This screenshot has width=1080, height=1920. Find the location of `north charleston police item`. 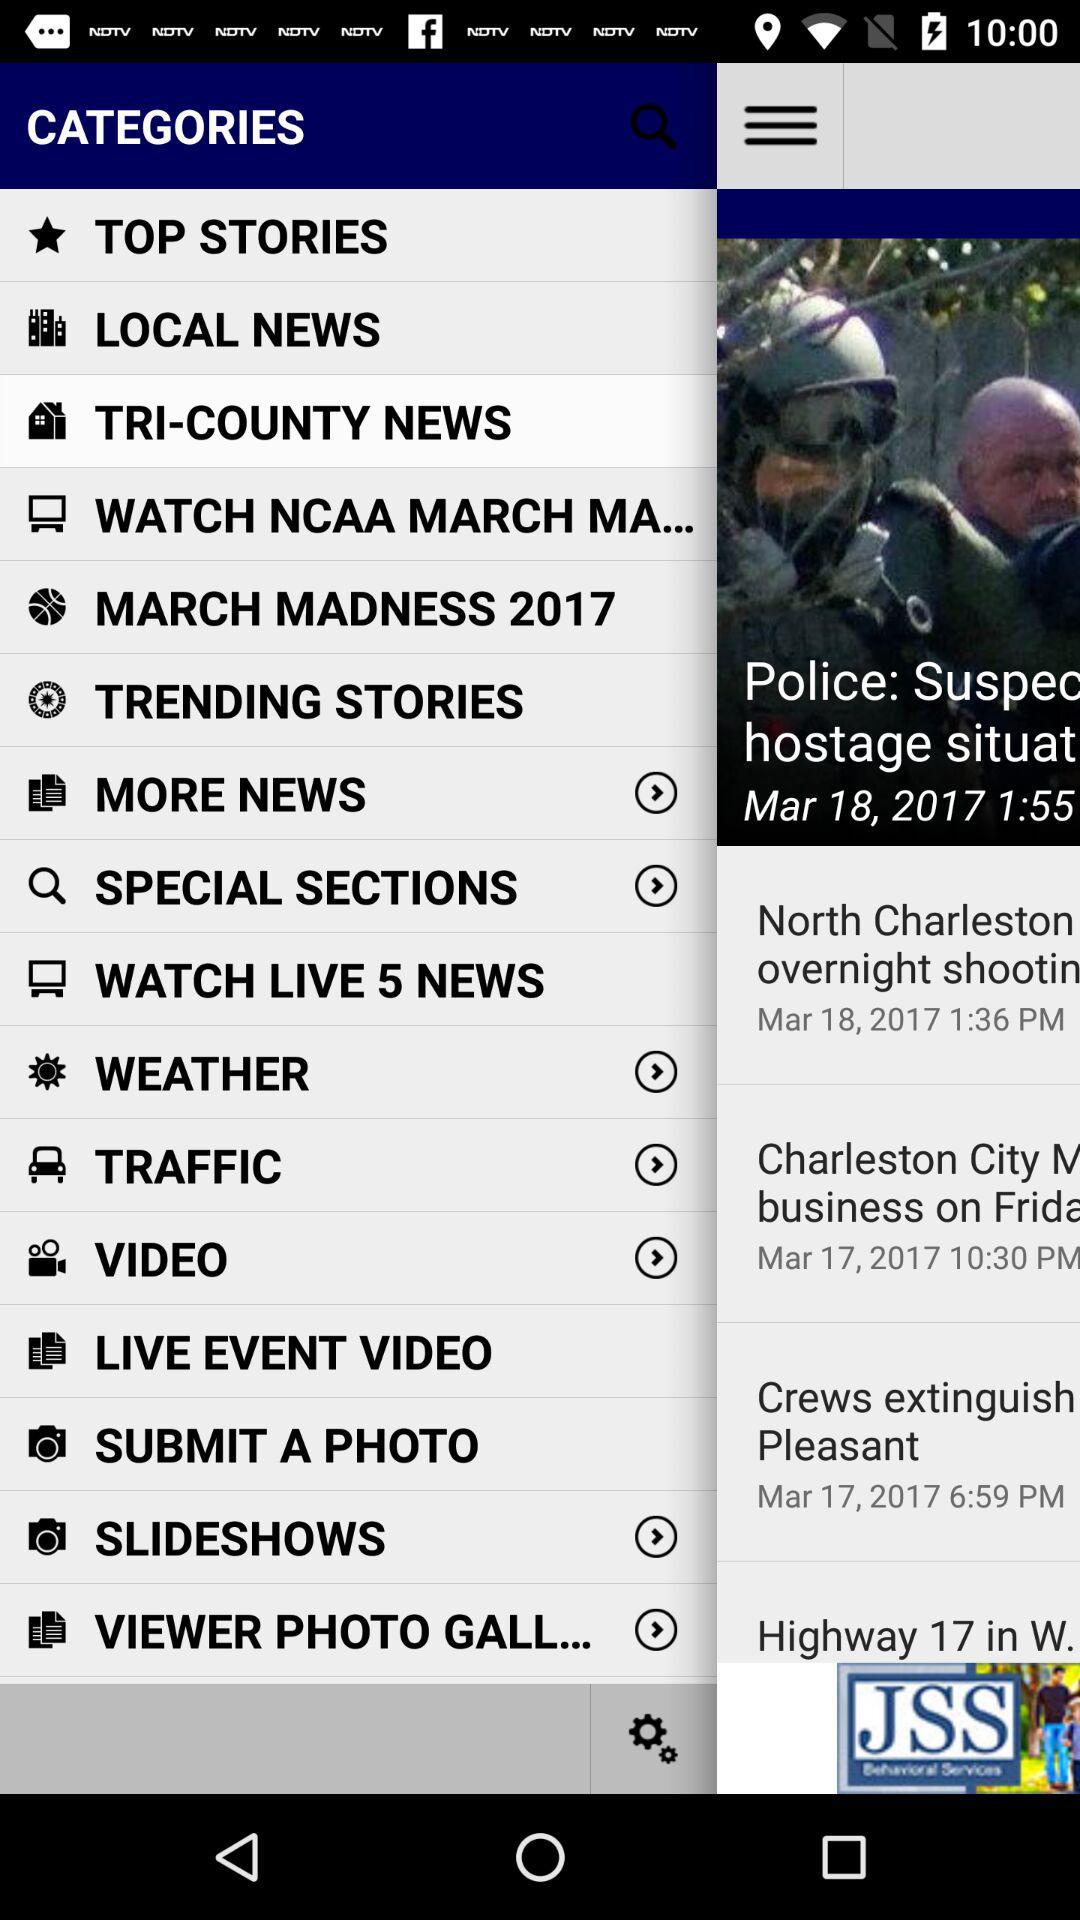

north charleston police item is located at coordinates (918, 942).